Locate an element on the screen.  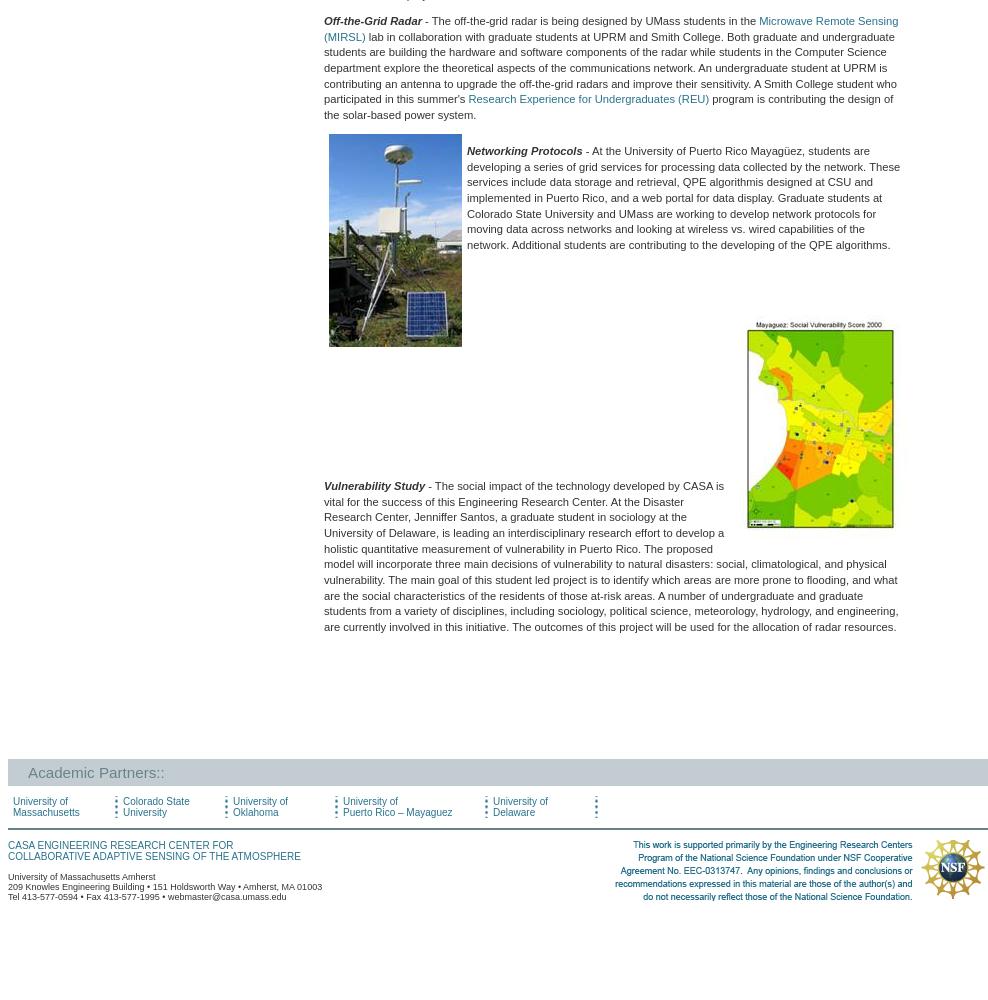
'lab in collaboration with graduate students at UPRM and Smith College. Both graduate and undergraduate students are building the hardware and software components of the radar while students in the Computer Science department explore the theoretical aspects of the communications network. An undergraduate student at UPRM is contributing an antenna to upgrade the off-the-grid radars and improve their sensitivity. A Smith College student who participated in this summer's' is located at coordinates (609, 66).